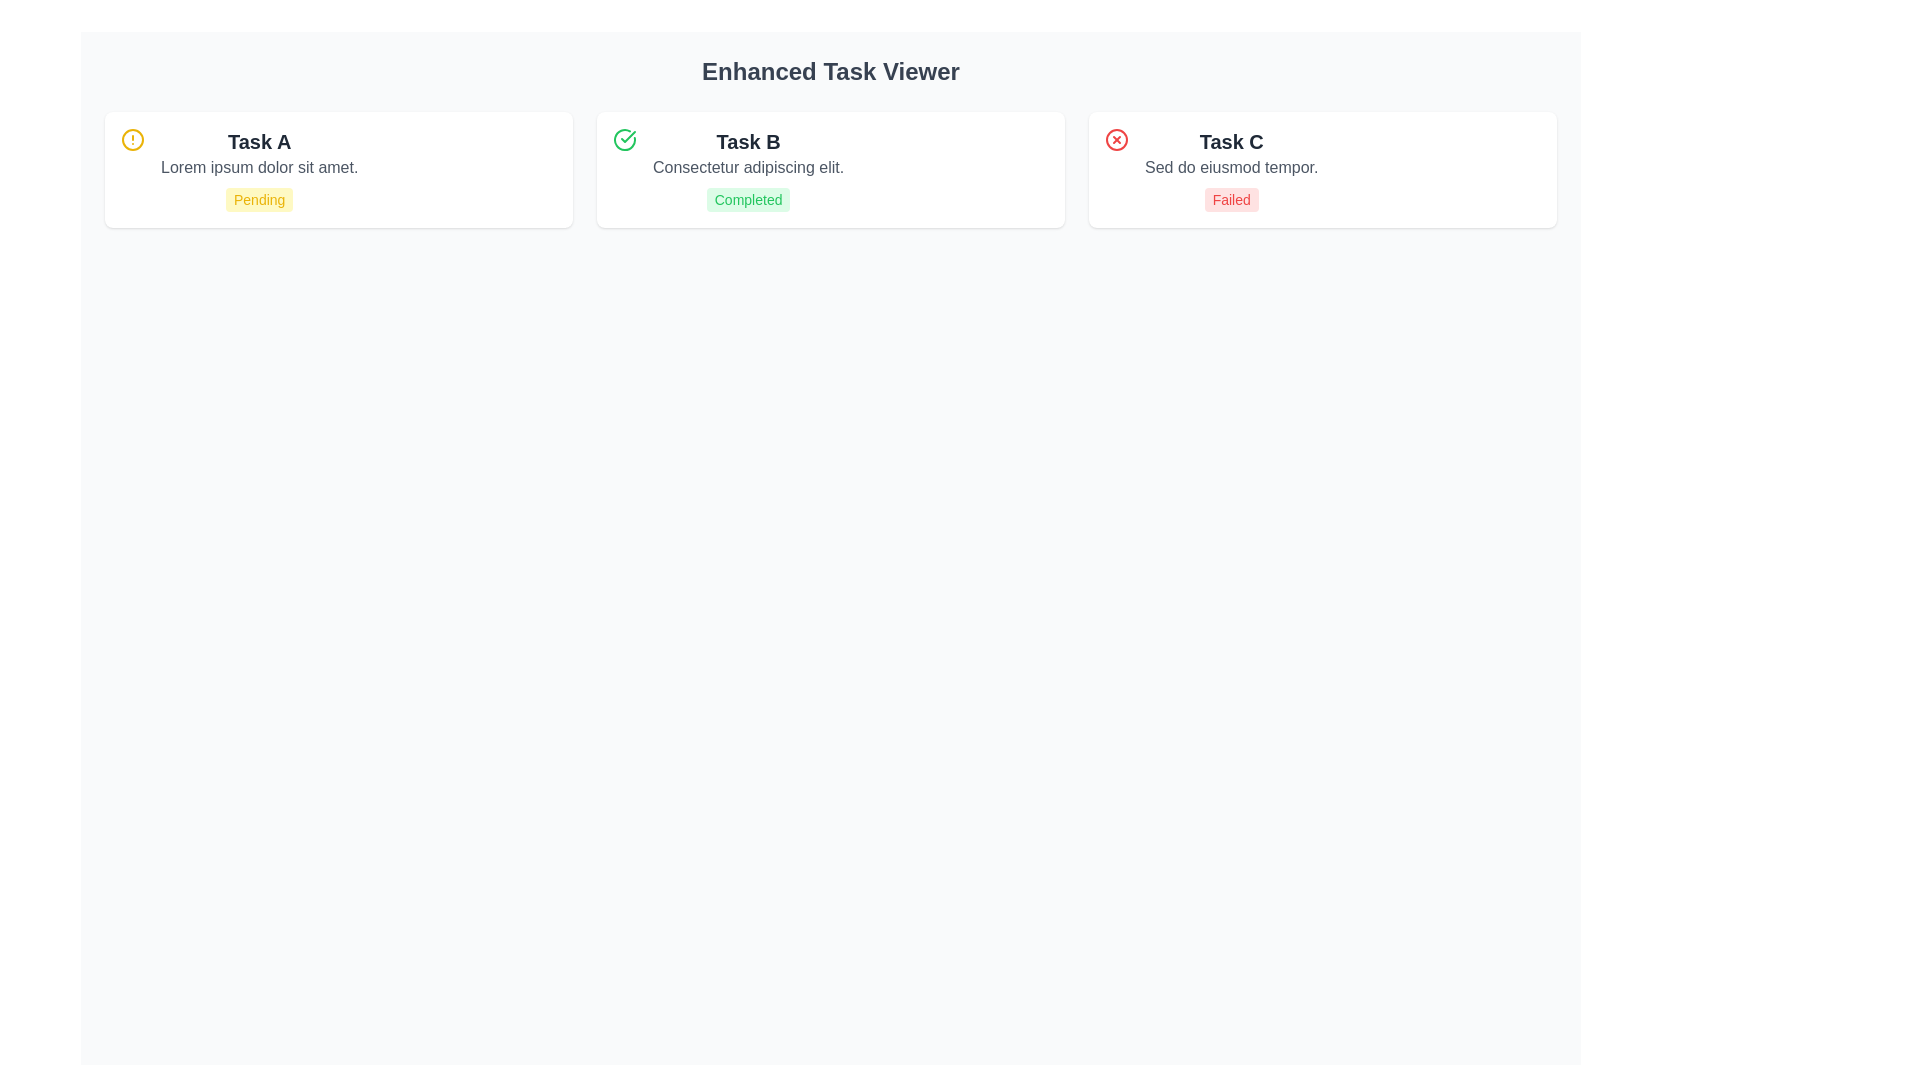 Image resolution: width=1920 pixels, height=1080 pixels. What do you see at coordinates (627, 136) in the screenshot?
I see `the completion status icon for 'Task B', which indicates that the task is completed and is located at the beginning of the 'Task B' card in the middle of the three cards` at bounding box center [627, 136].